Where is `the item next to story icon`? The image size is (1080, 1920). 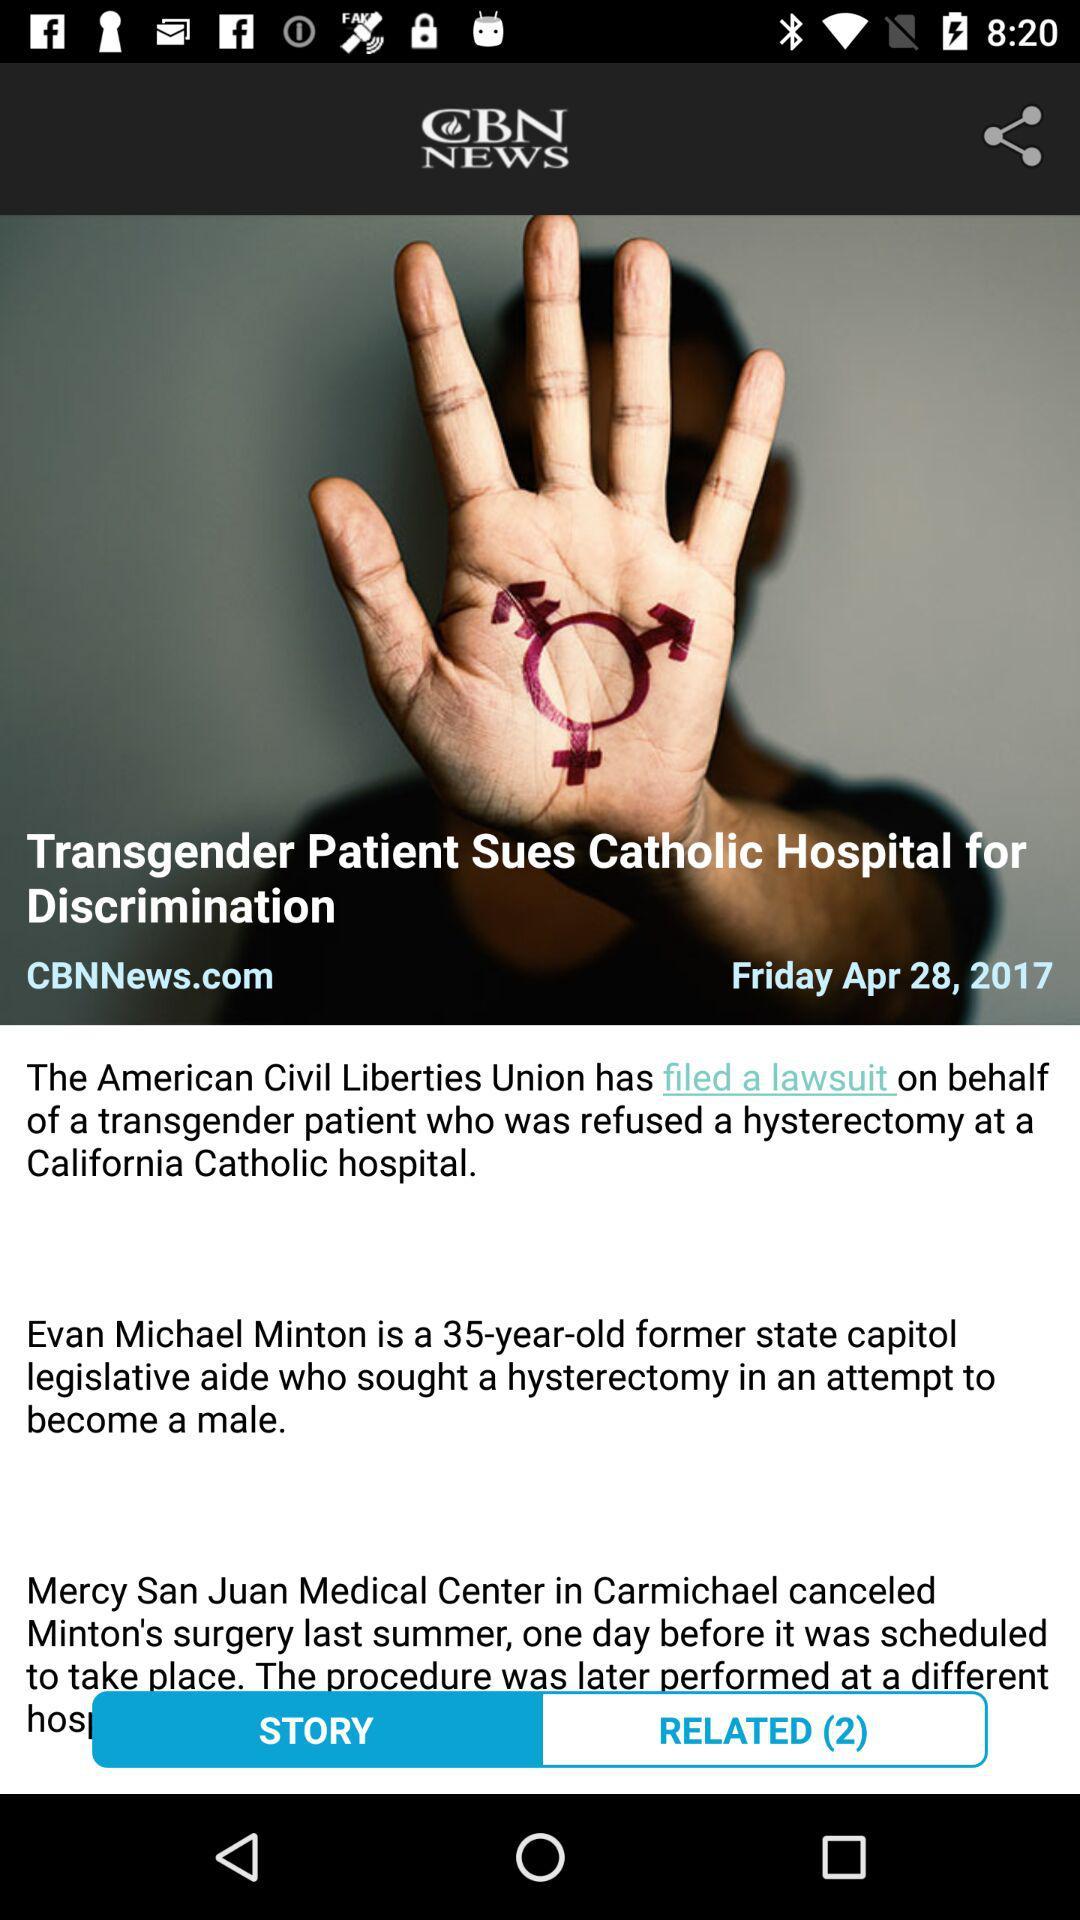 the item next to story icon is located at coordinates (763, 1728).